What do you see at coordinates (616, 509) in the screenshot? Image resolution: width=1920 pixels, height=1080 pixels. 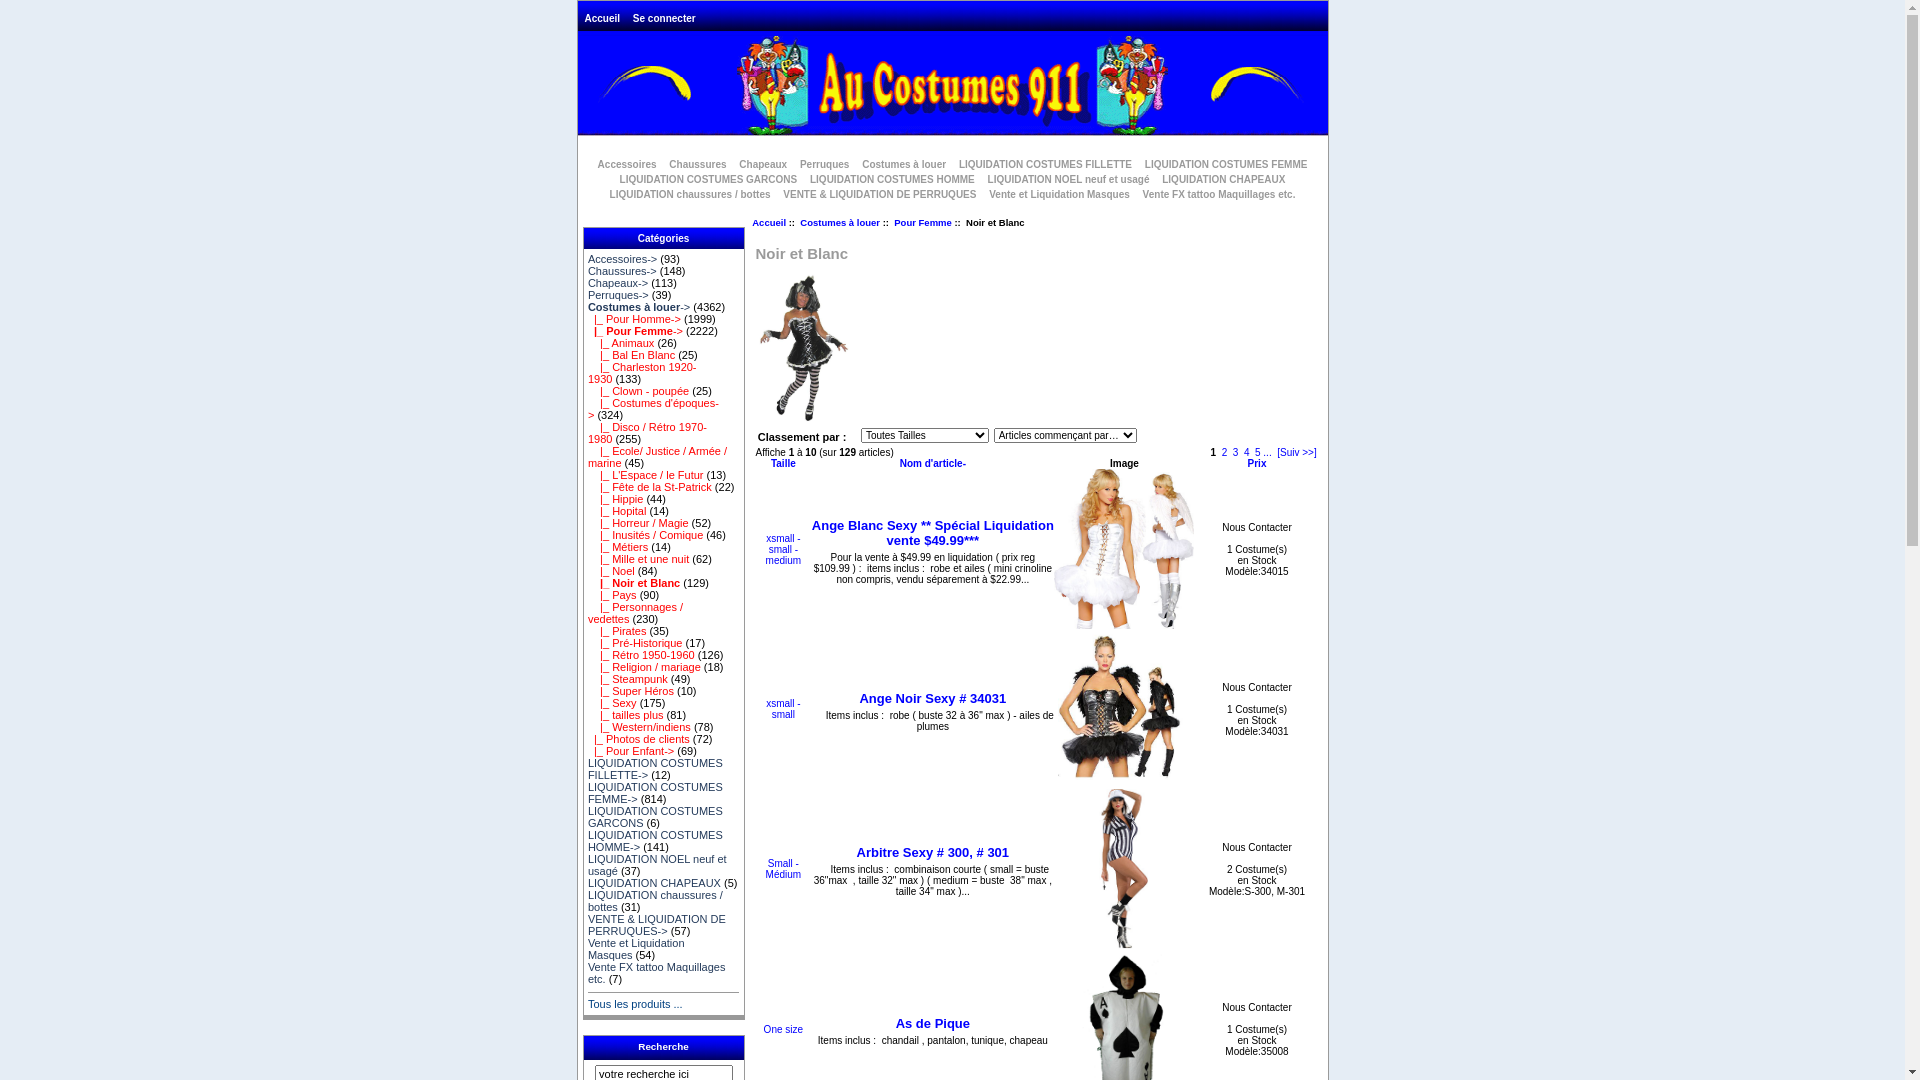 I see `'    |_ Hopital'` at bounding box center [616, 509].